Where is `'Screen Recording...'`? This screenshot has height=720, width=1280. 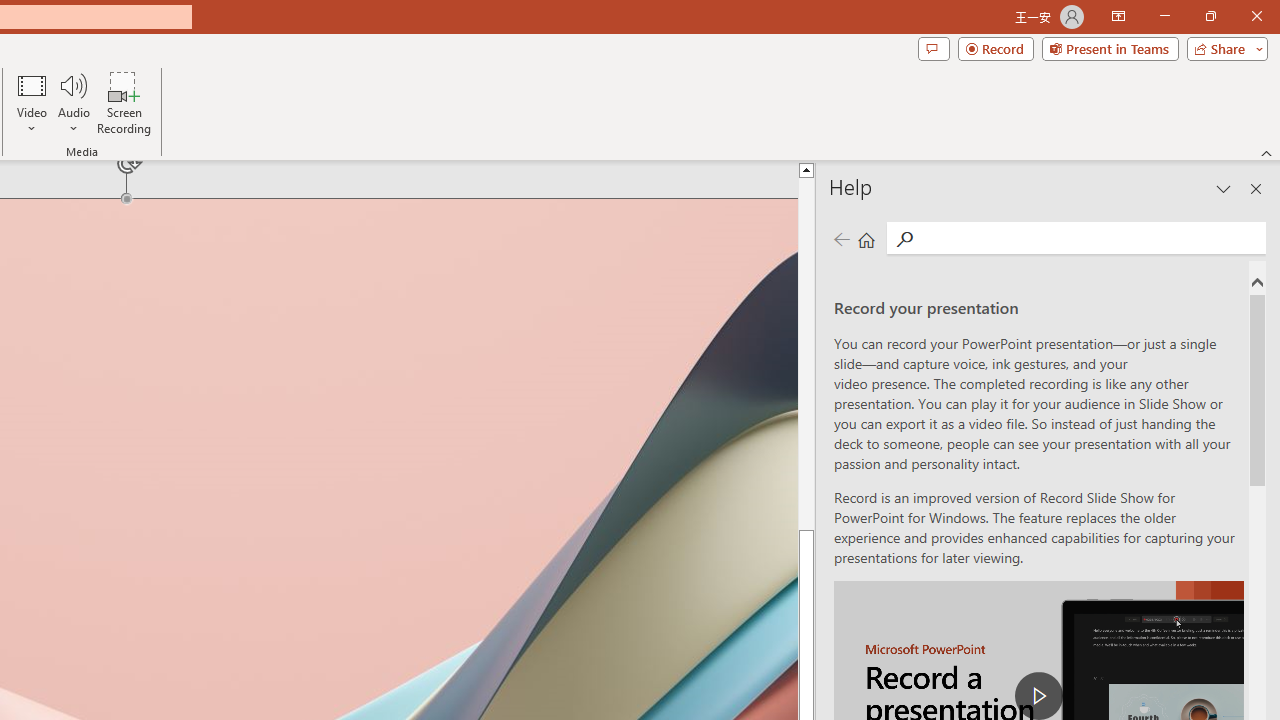 'Screen Recording...' is located at coordinates (123, 103).